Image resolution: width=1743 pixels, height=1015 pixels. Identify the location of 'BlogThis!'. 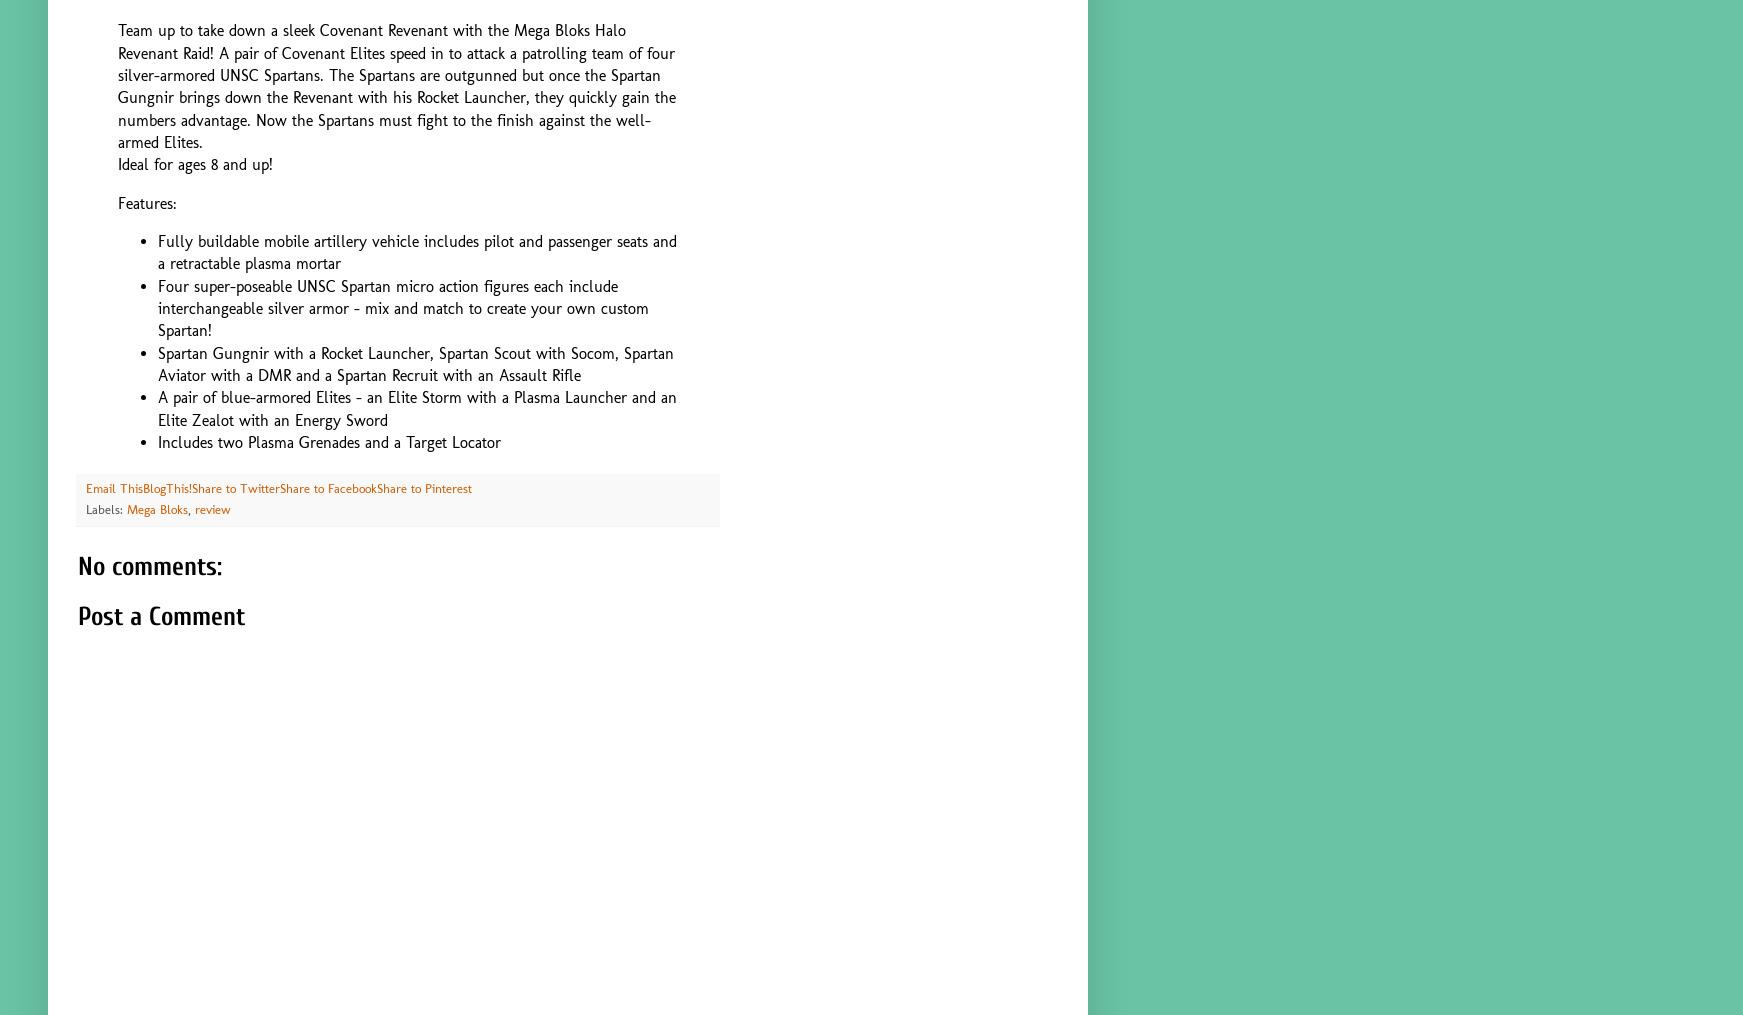
(167, 487).